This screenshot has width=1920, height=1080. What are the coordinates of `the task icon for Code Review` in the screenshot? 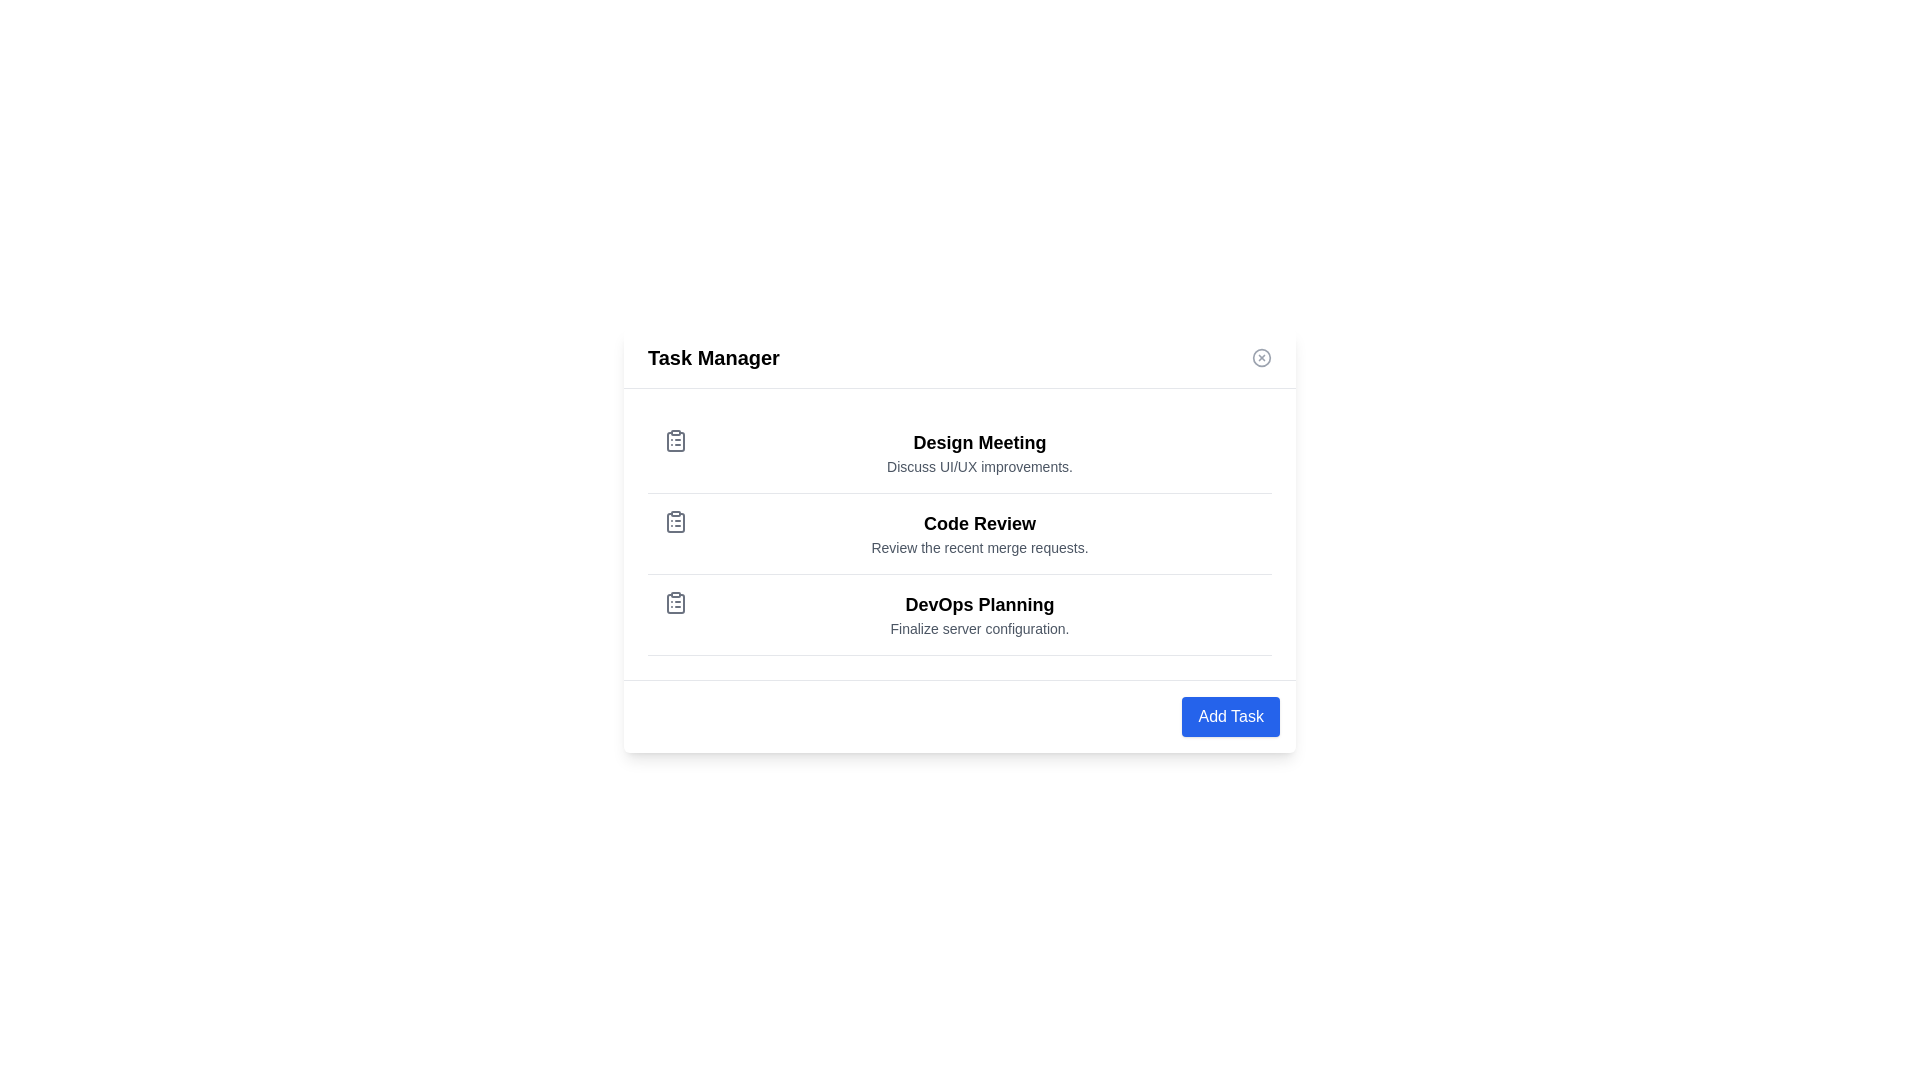 It's located at (676, 520).